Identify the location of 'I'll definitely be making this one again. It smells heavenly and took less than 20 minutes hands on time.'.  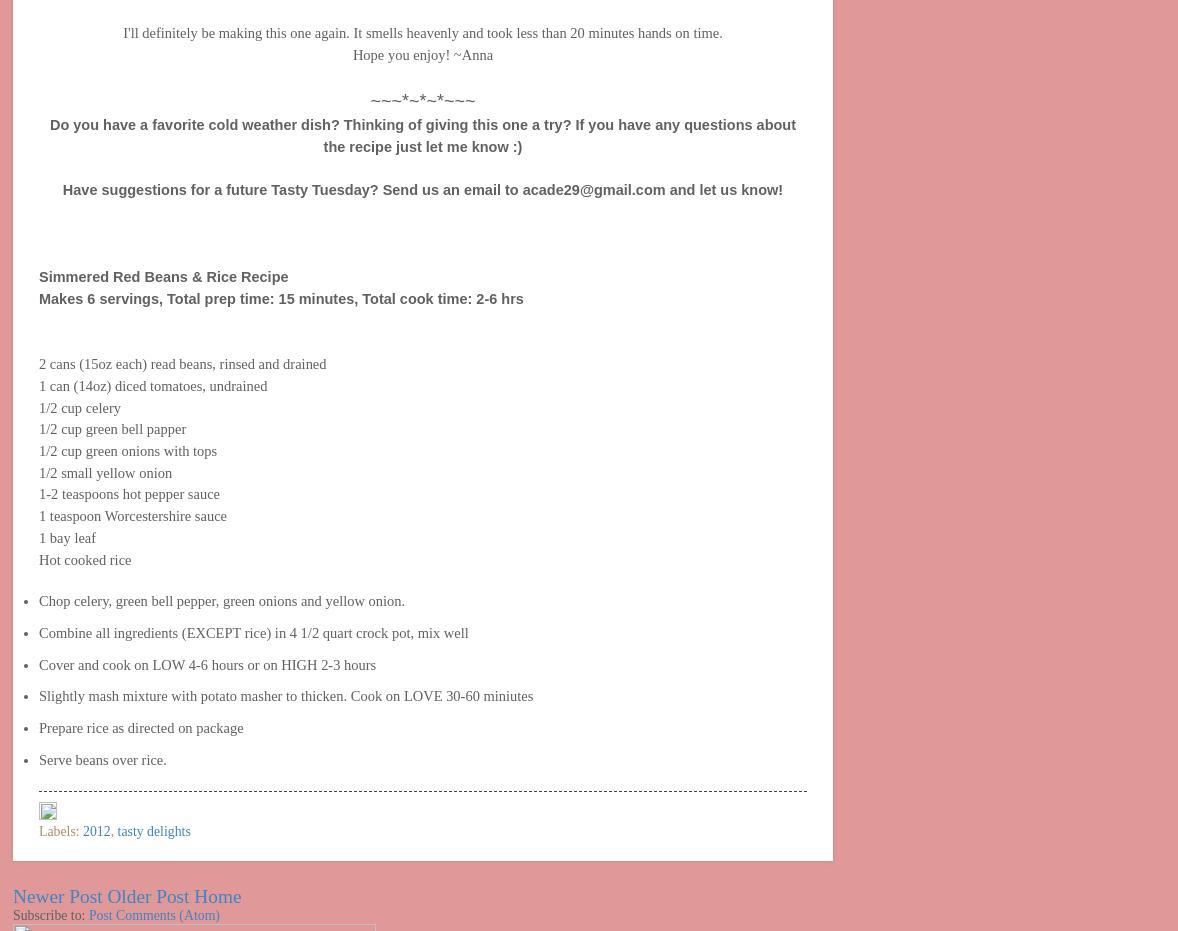
(121, 31).